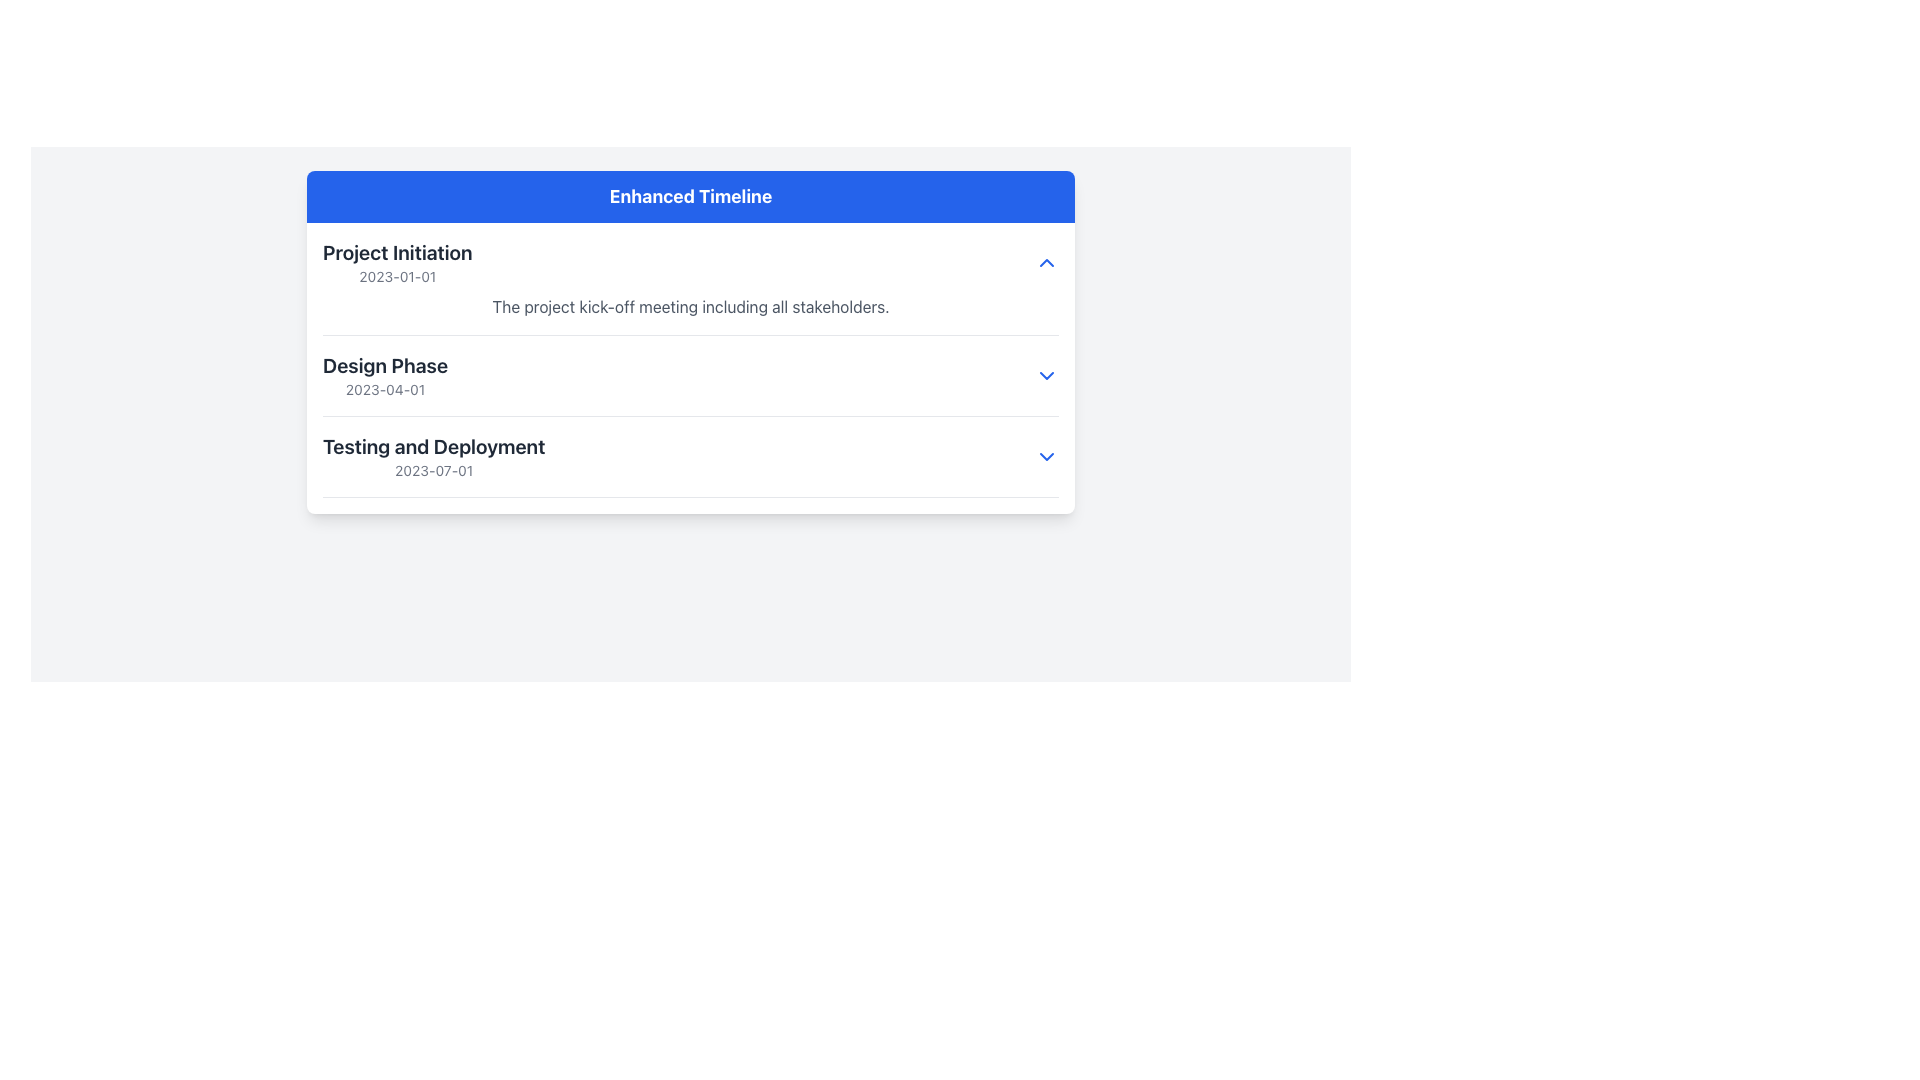 This screenshot has height=1080, width=1920. I want to click on on the title or label text representing a project phase in the timeline view, located in the top-left corner of the white section under the blue header 'Enhanced Timeline', so click(397, 252).